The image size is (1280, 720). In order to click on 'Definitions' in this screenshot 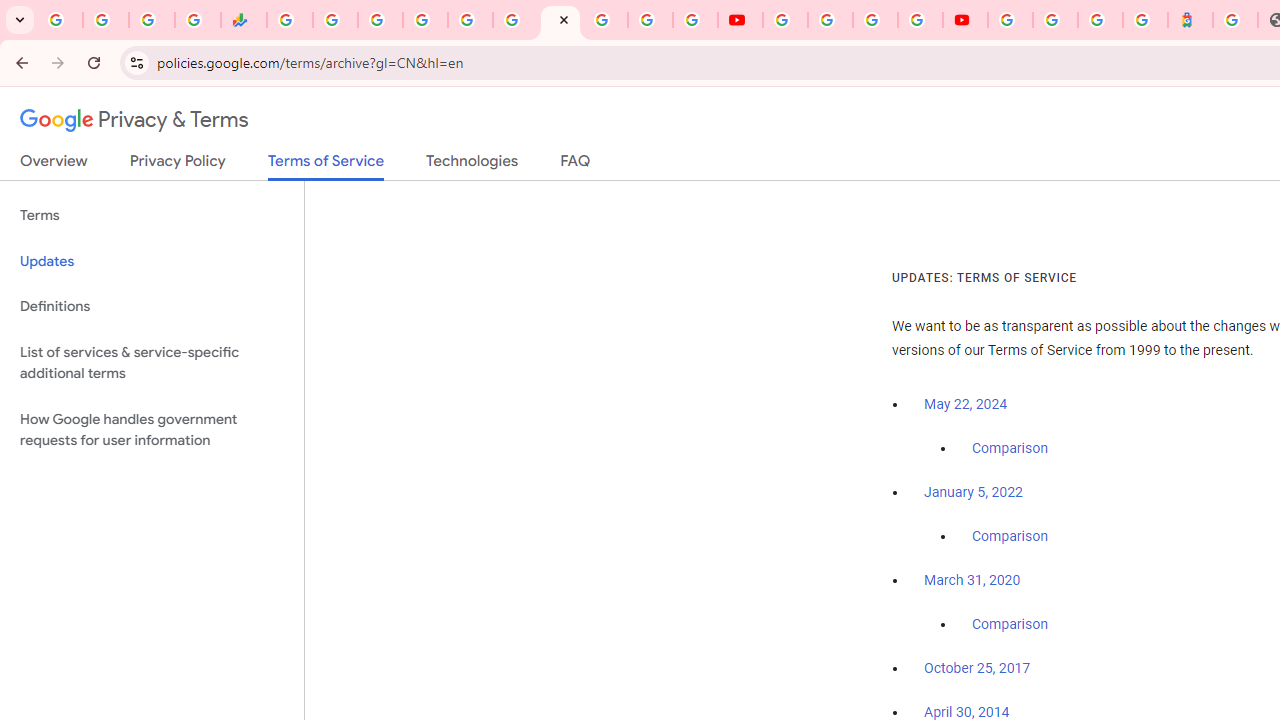, I will do `click(151, 306)`.